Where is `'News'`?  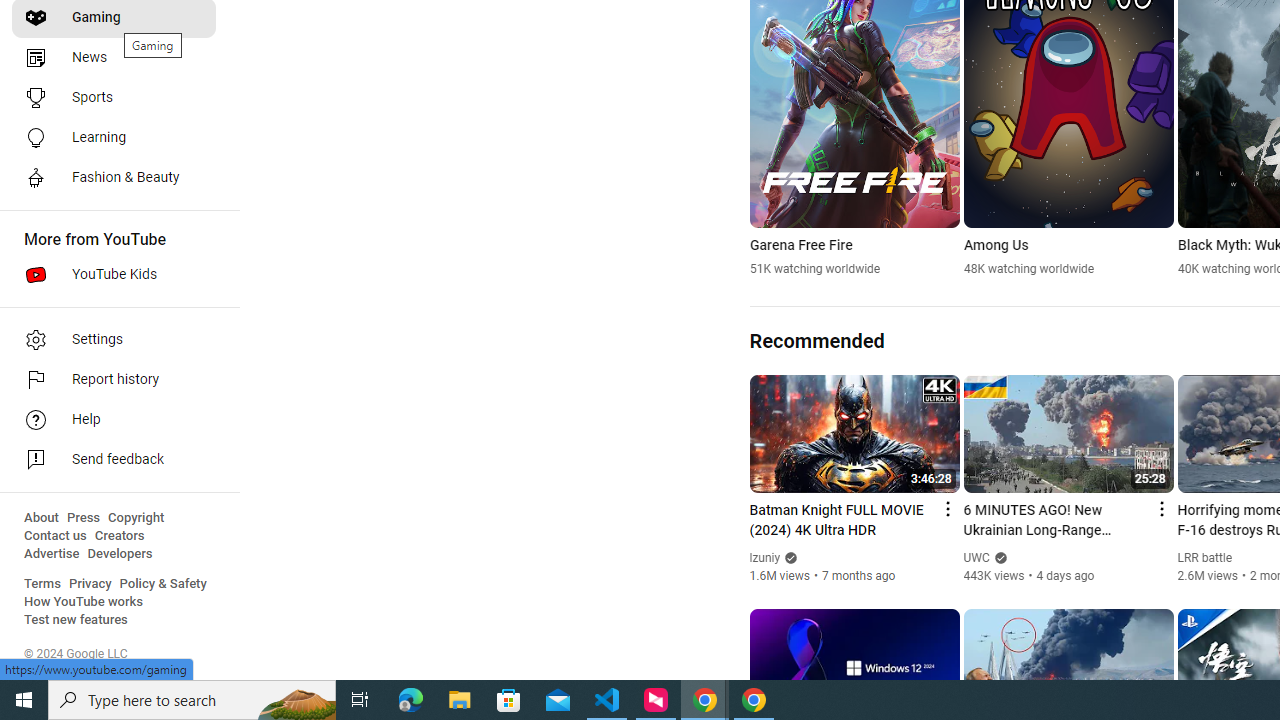
'News' is located at coordinates (112, 56).